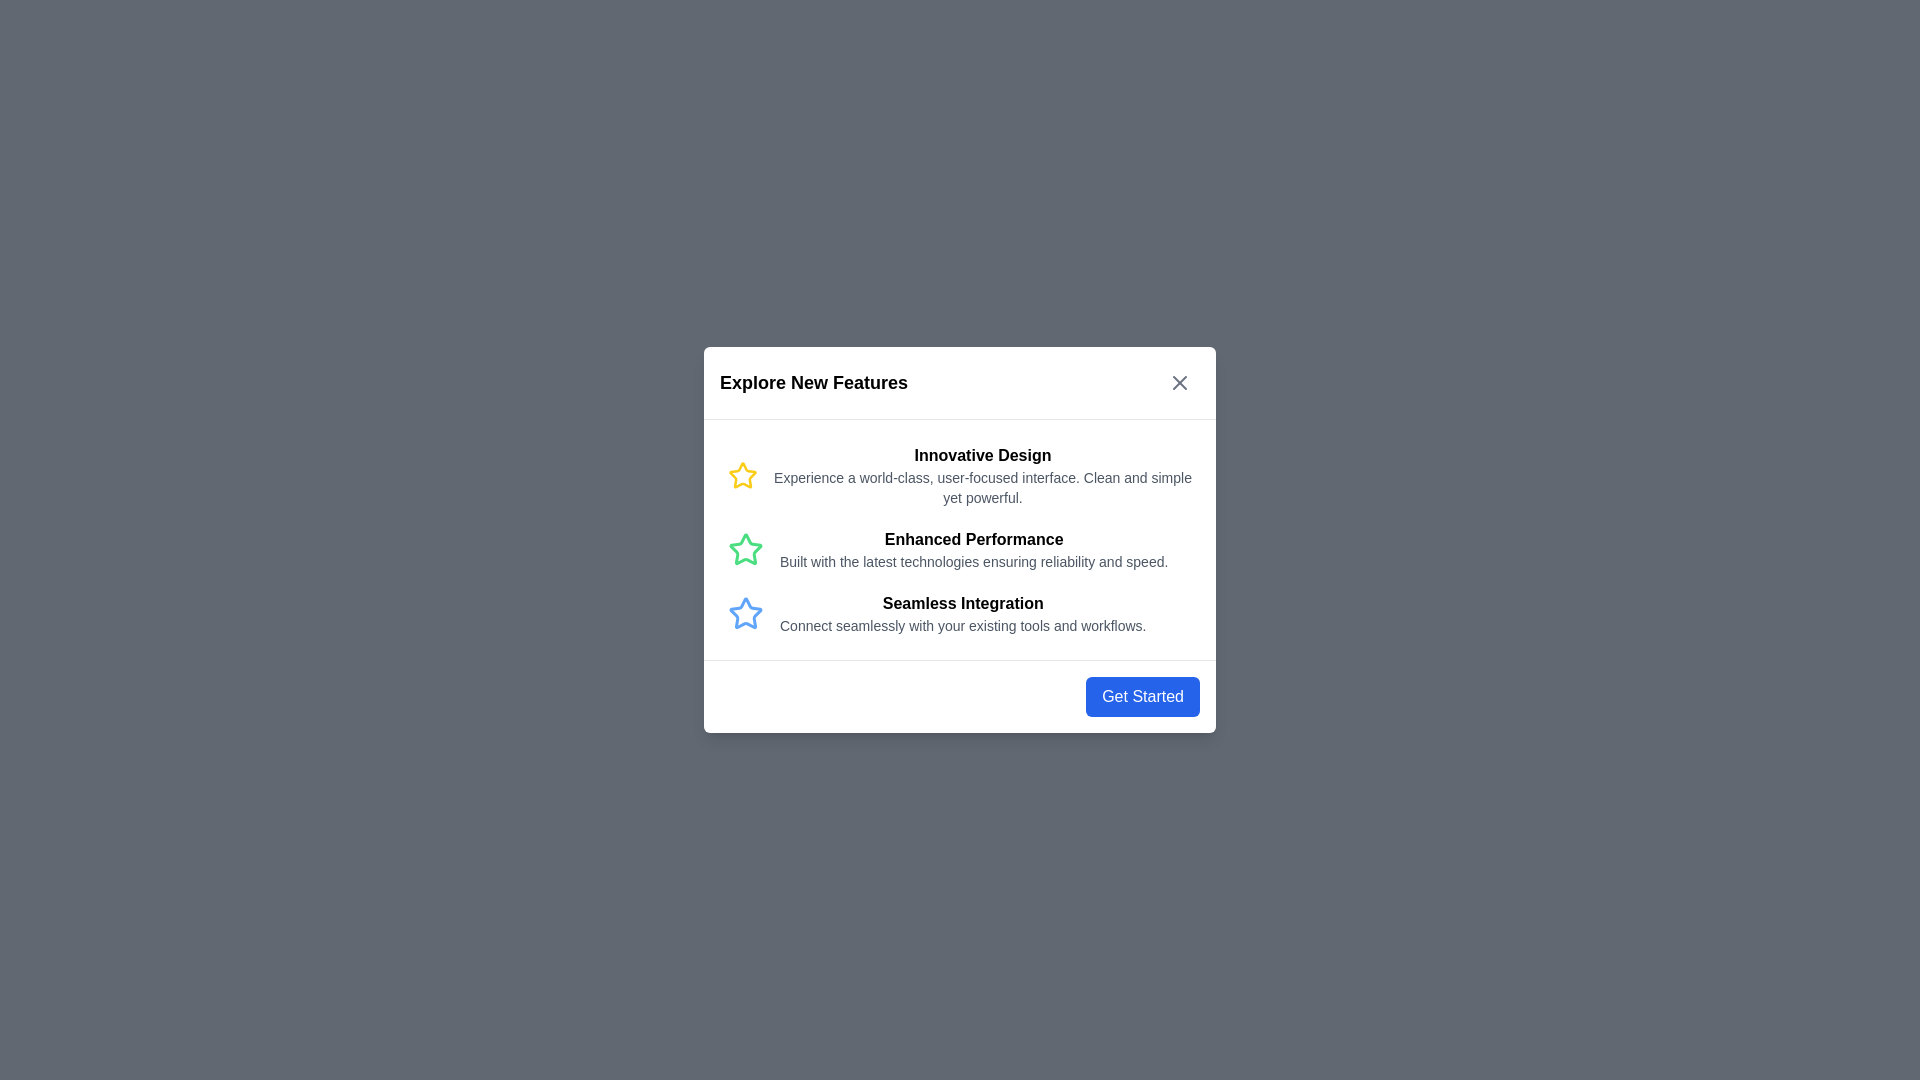 The width and height of the screenshot is (1920, 1080). I want to click on the label 'Enhanced Performance' which serves as a title in the modal 'Explore New Features', located between 'Innovative Design' and 'Seamless Integration', so click(974, 540).